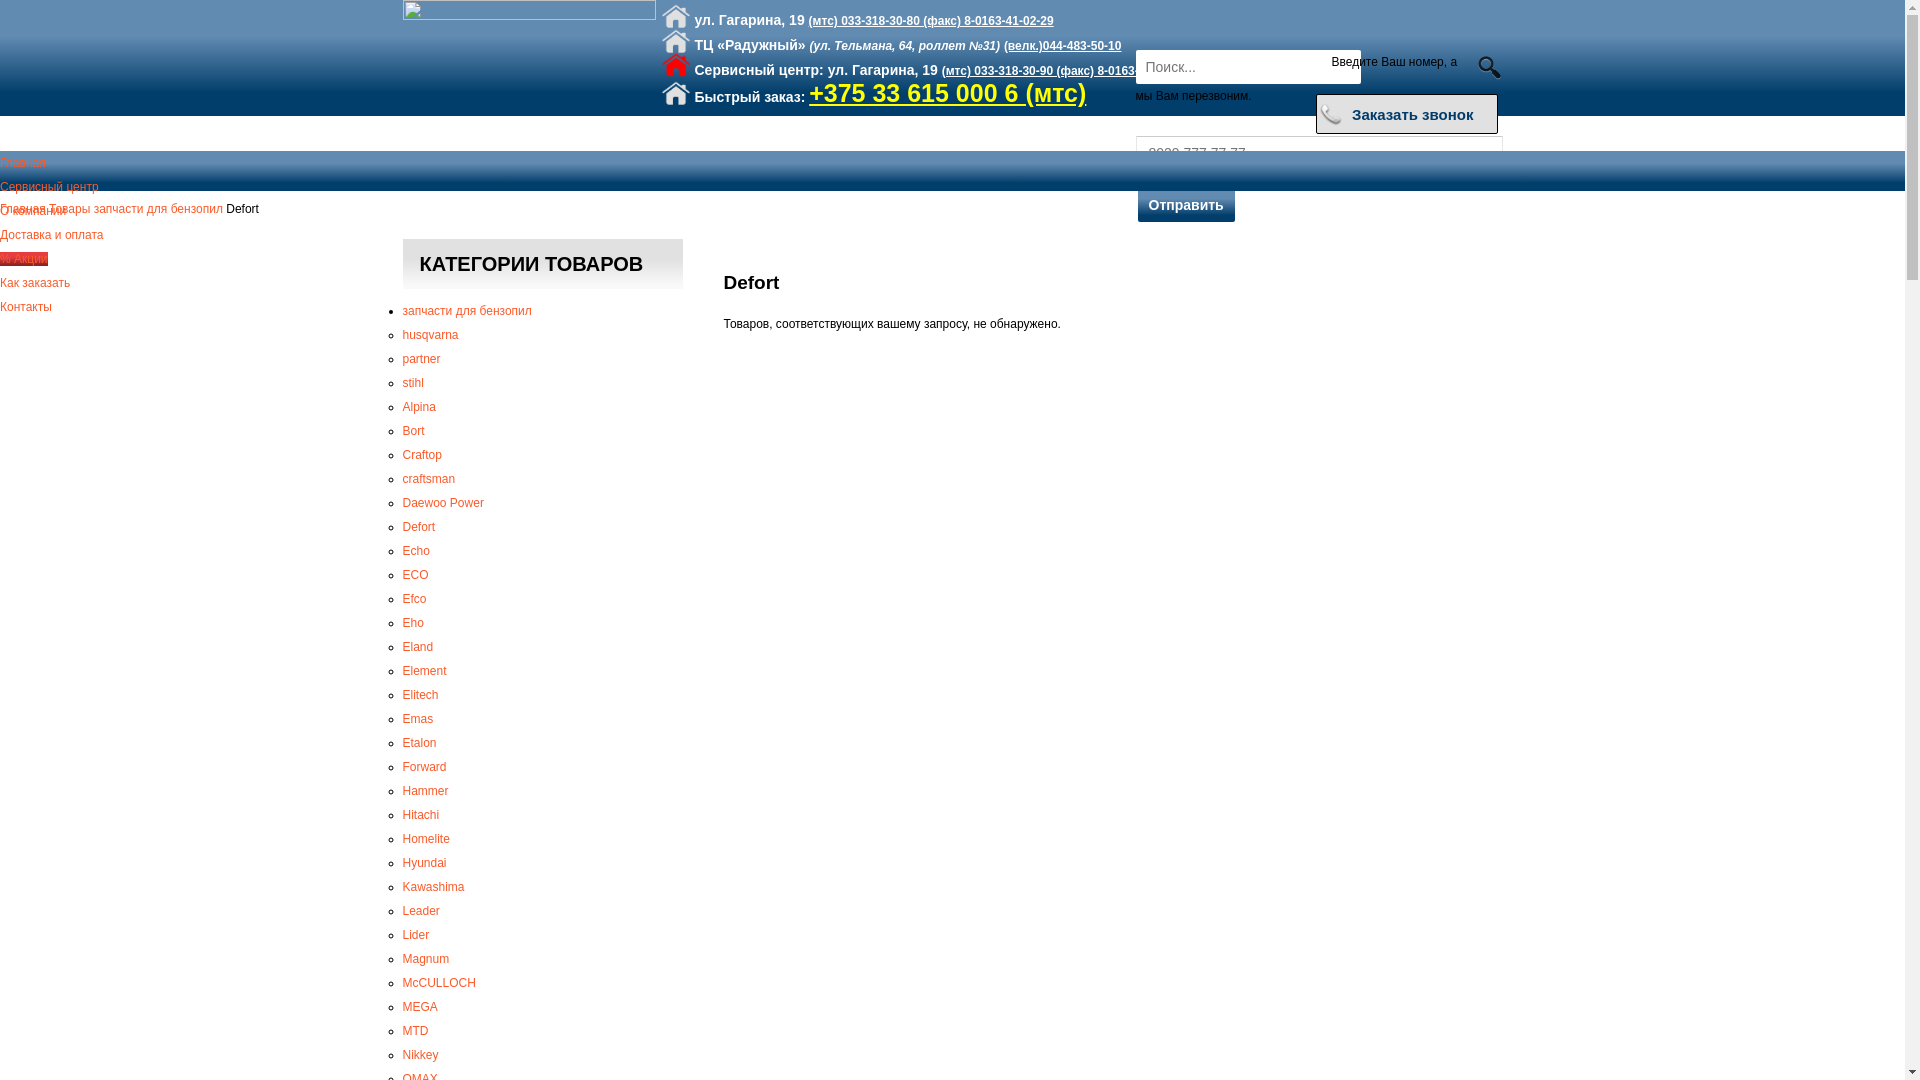  I want to click on 'Daewoo Power', so click(441, 501).